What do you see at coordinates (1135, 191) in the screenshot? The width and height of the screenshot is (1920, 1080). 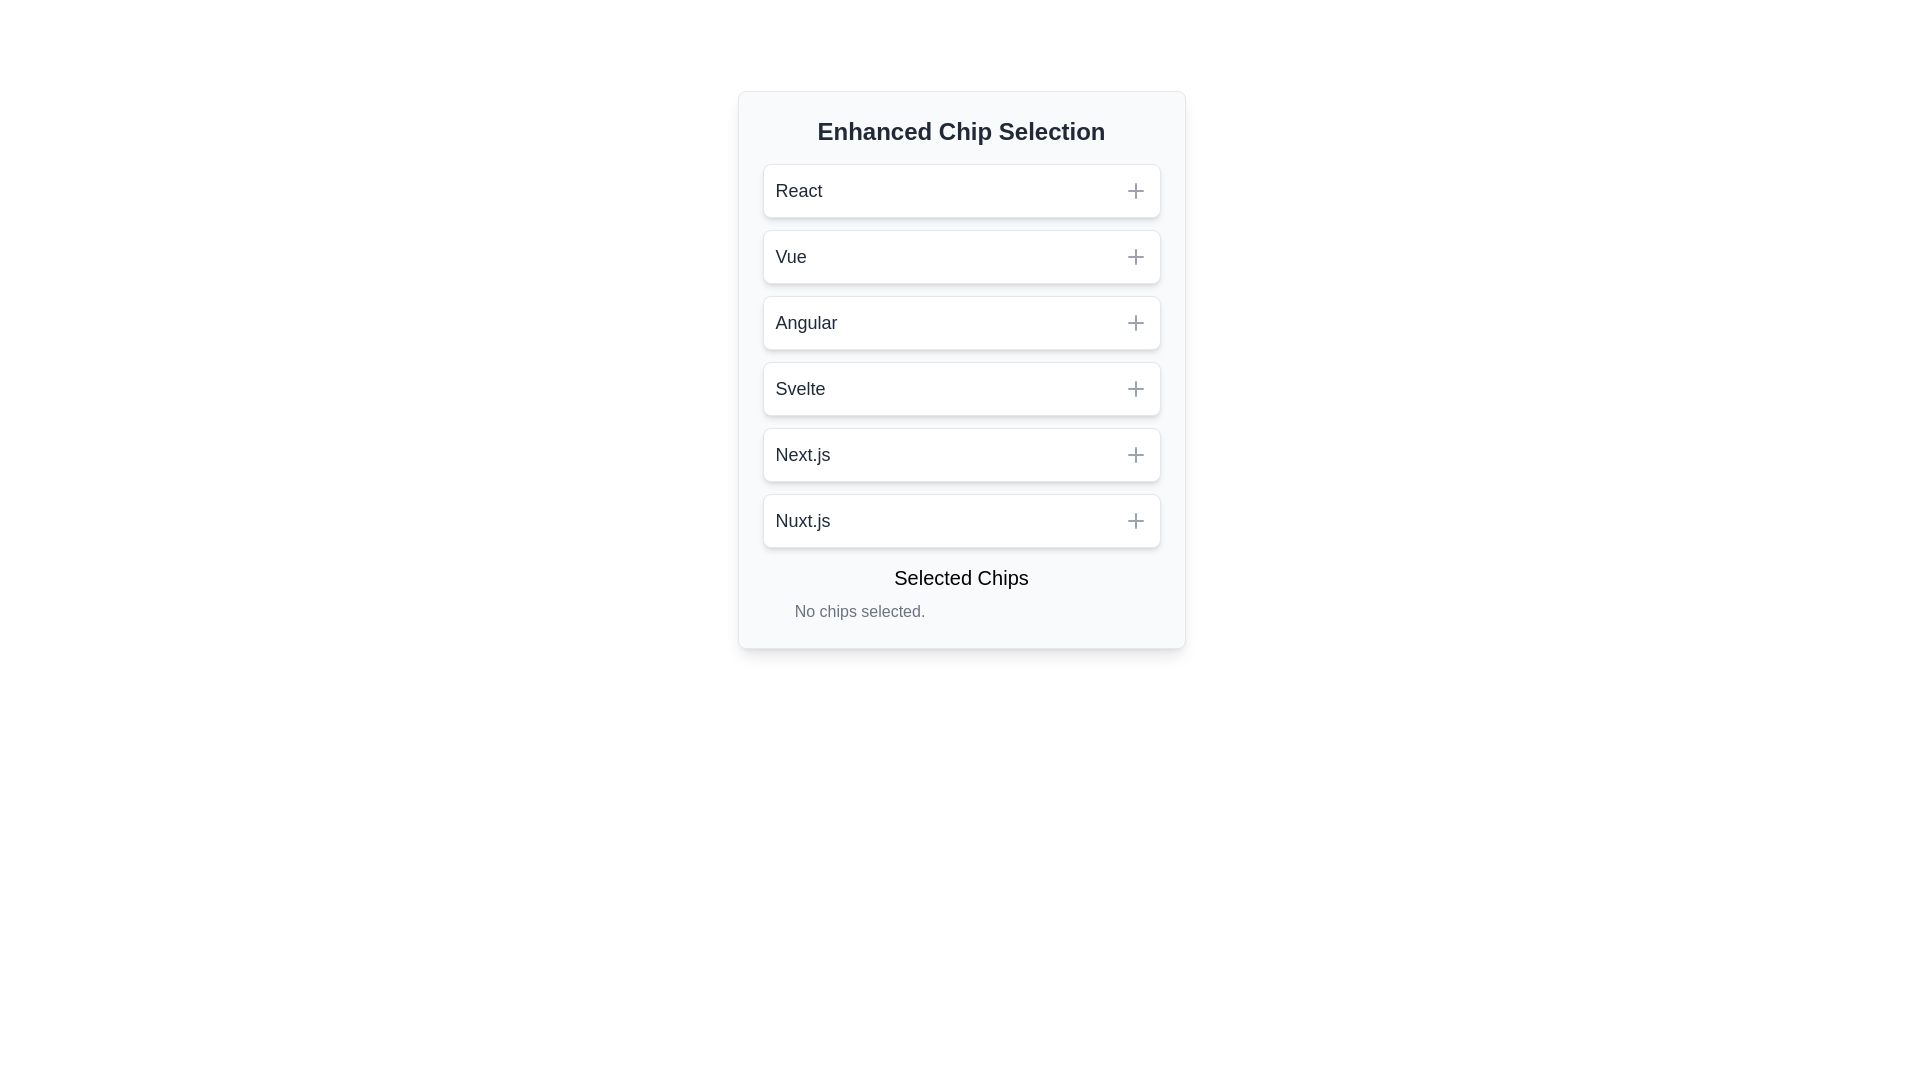 I see `the gray SVG button with a plus sign located to the far right of the 'React' list item` at bounding box center [1135, 191].